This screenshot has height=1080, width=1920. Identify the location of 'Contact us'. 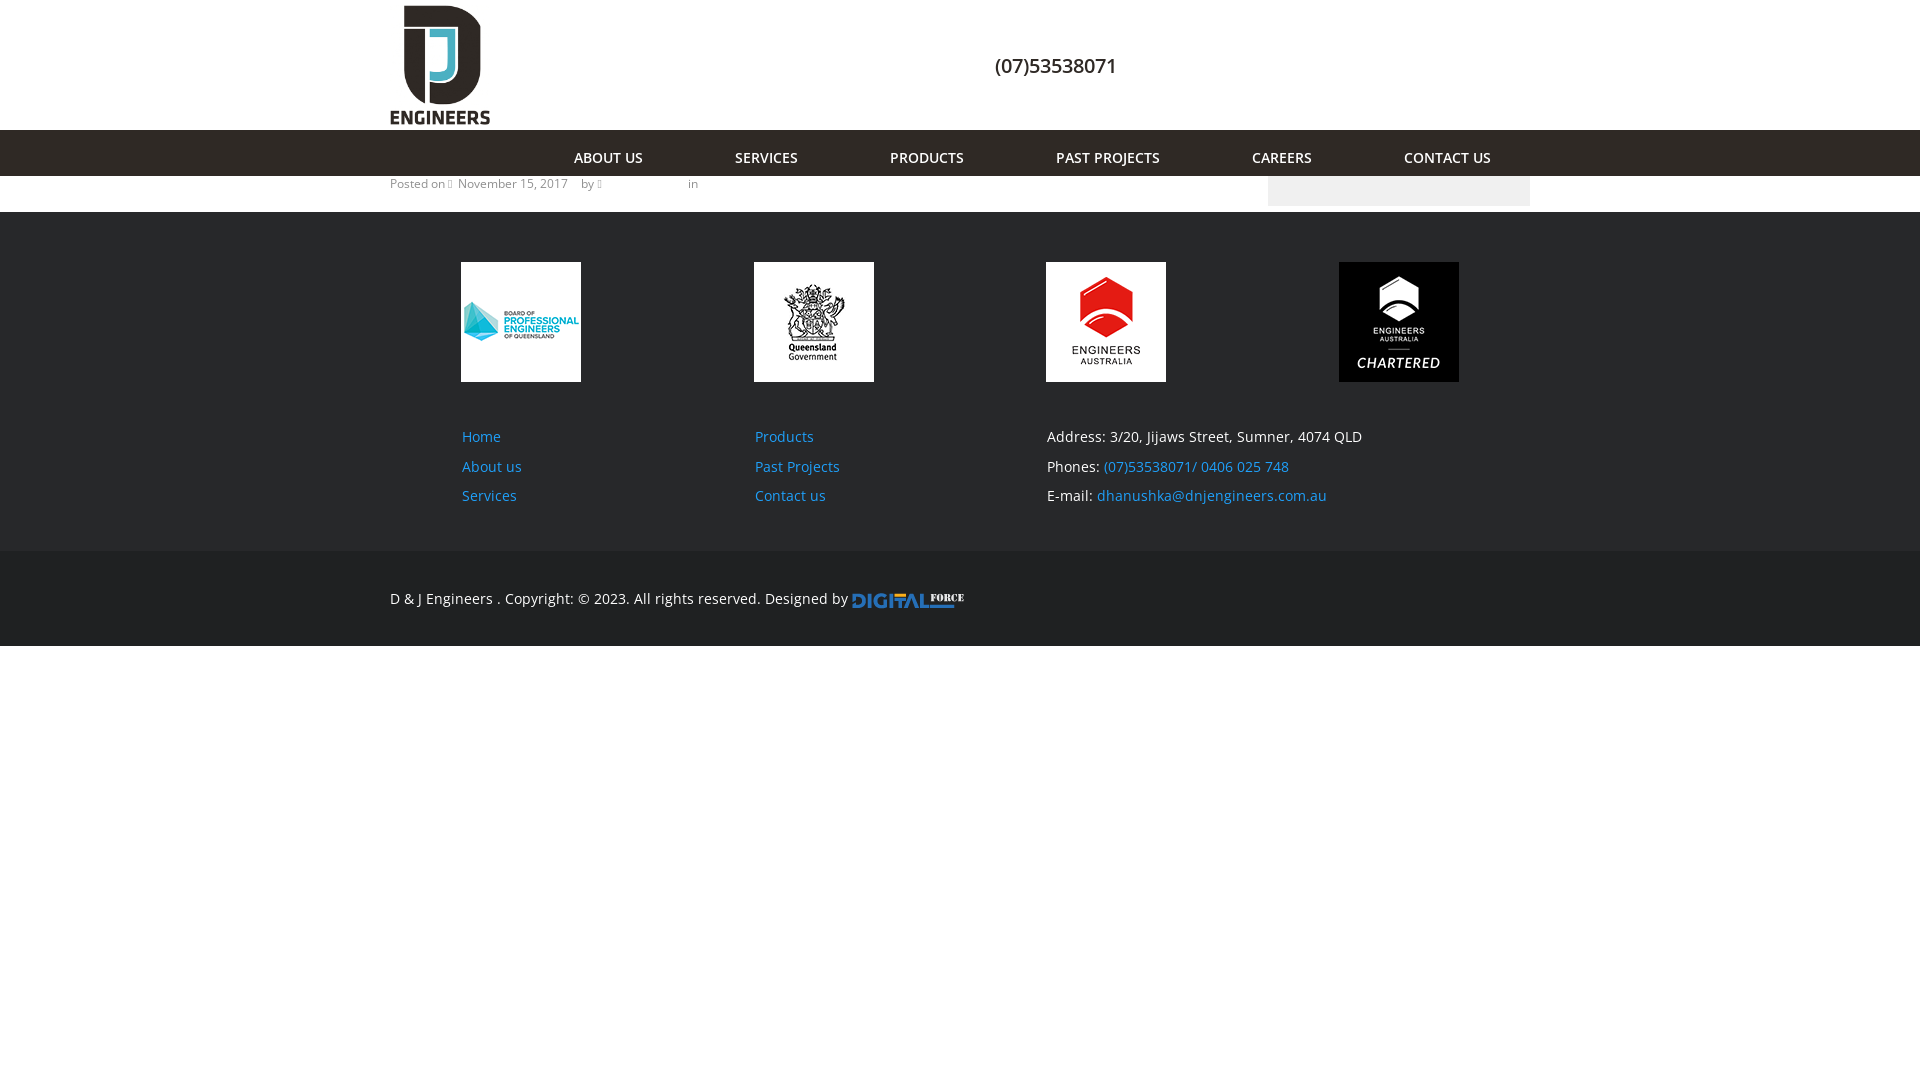
(752, 495).